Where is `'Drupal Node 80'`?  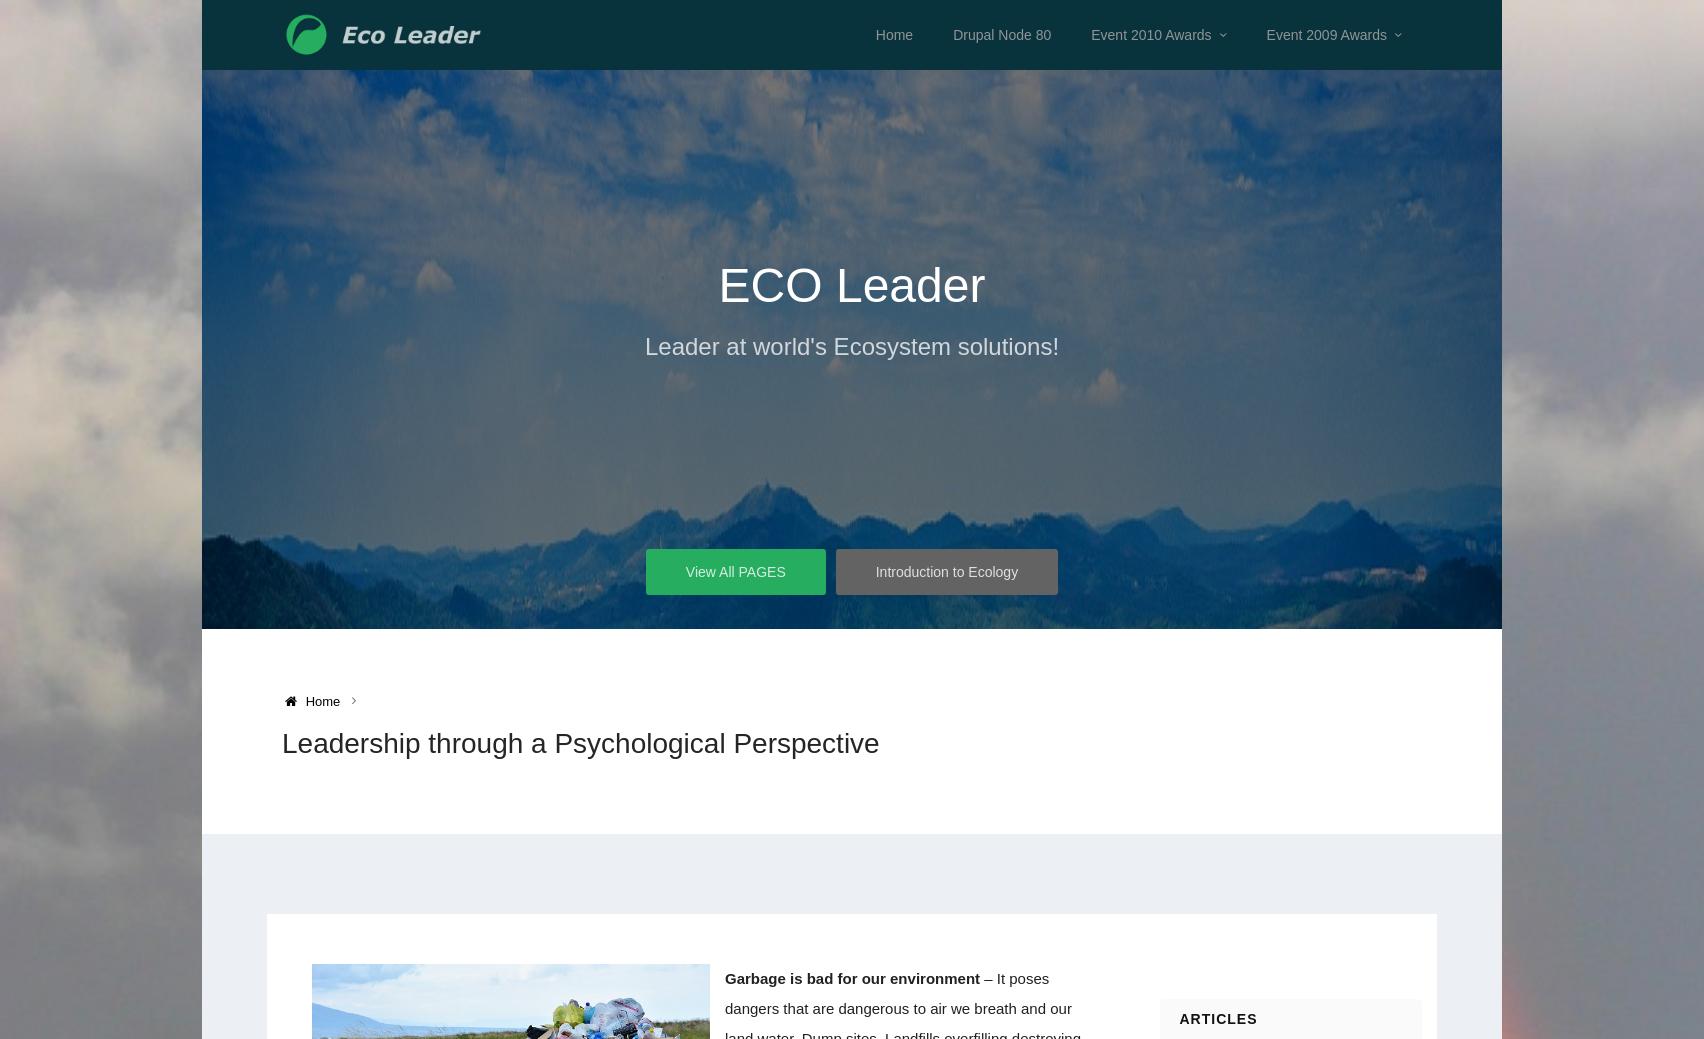
'Drupal Node 80' is located at coordinates (1001, 34).